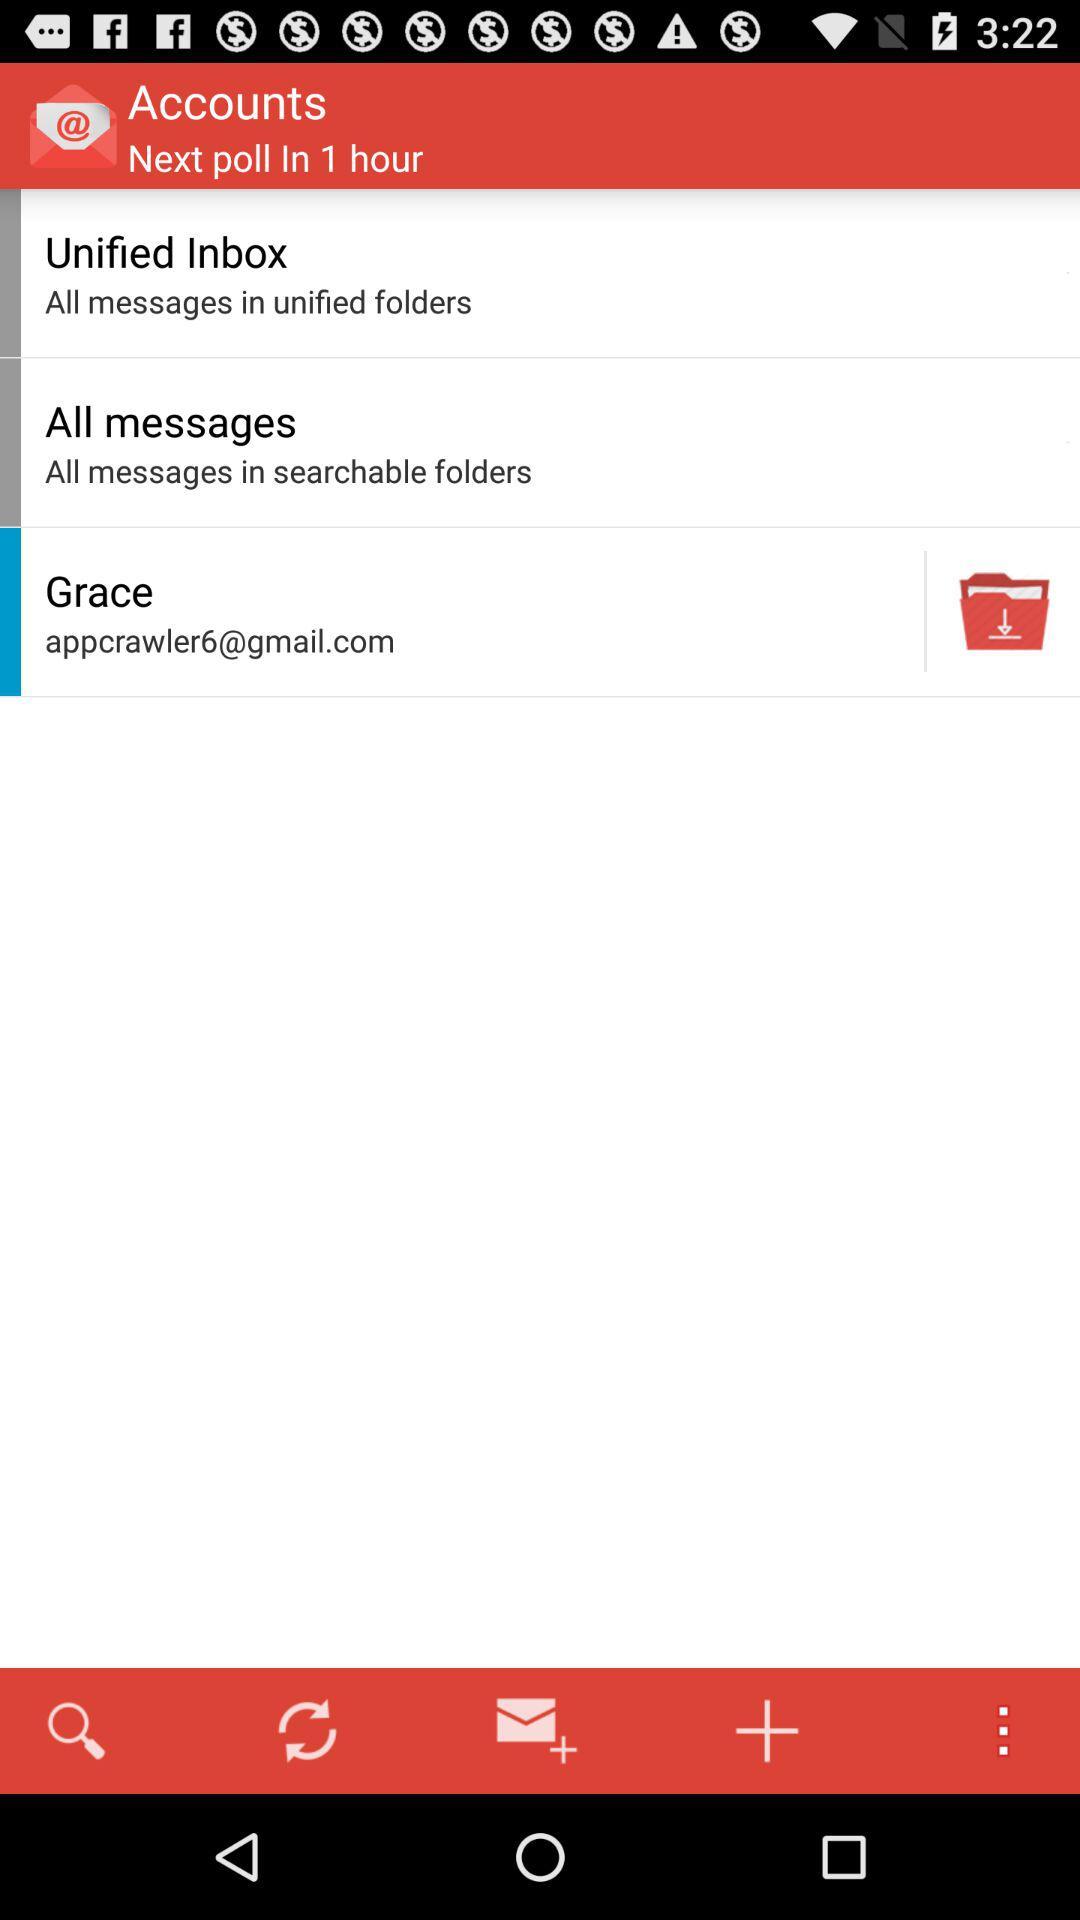 This screenshot has height=1920, width=1080. What do you see at coordinates (479, 640) in the screenshot?
I see `the appcrawler6@gmail.com` at bounding box center [479, 640].